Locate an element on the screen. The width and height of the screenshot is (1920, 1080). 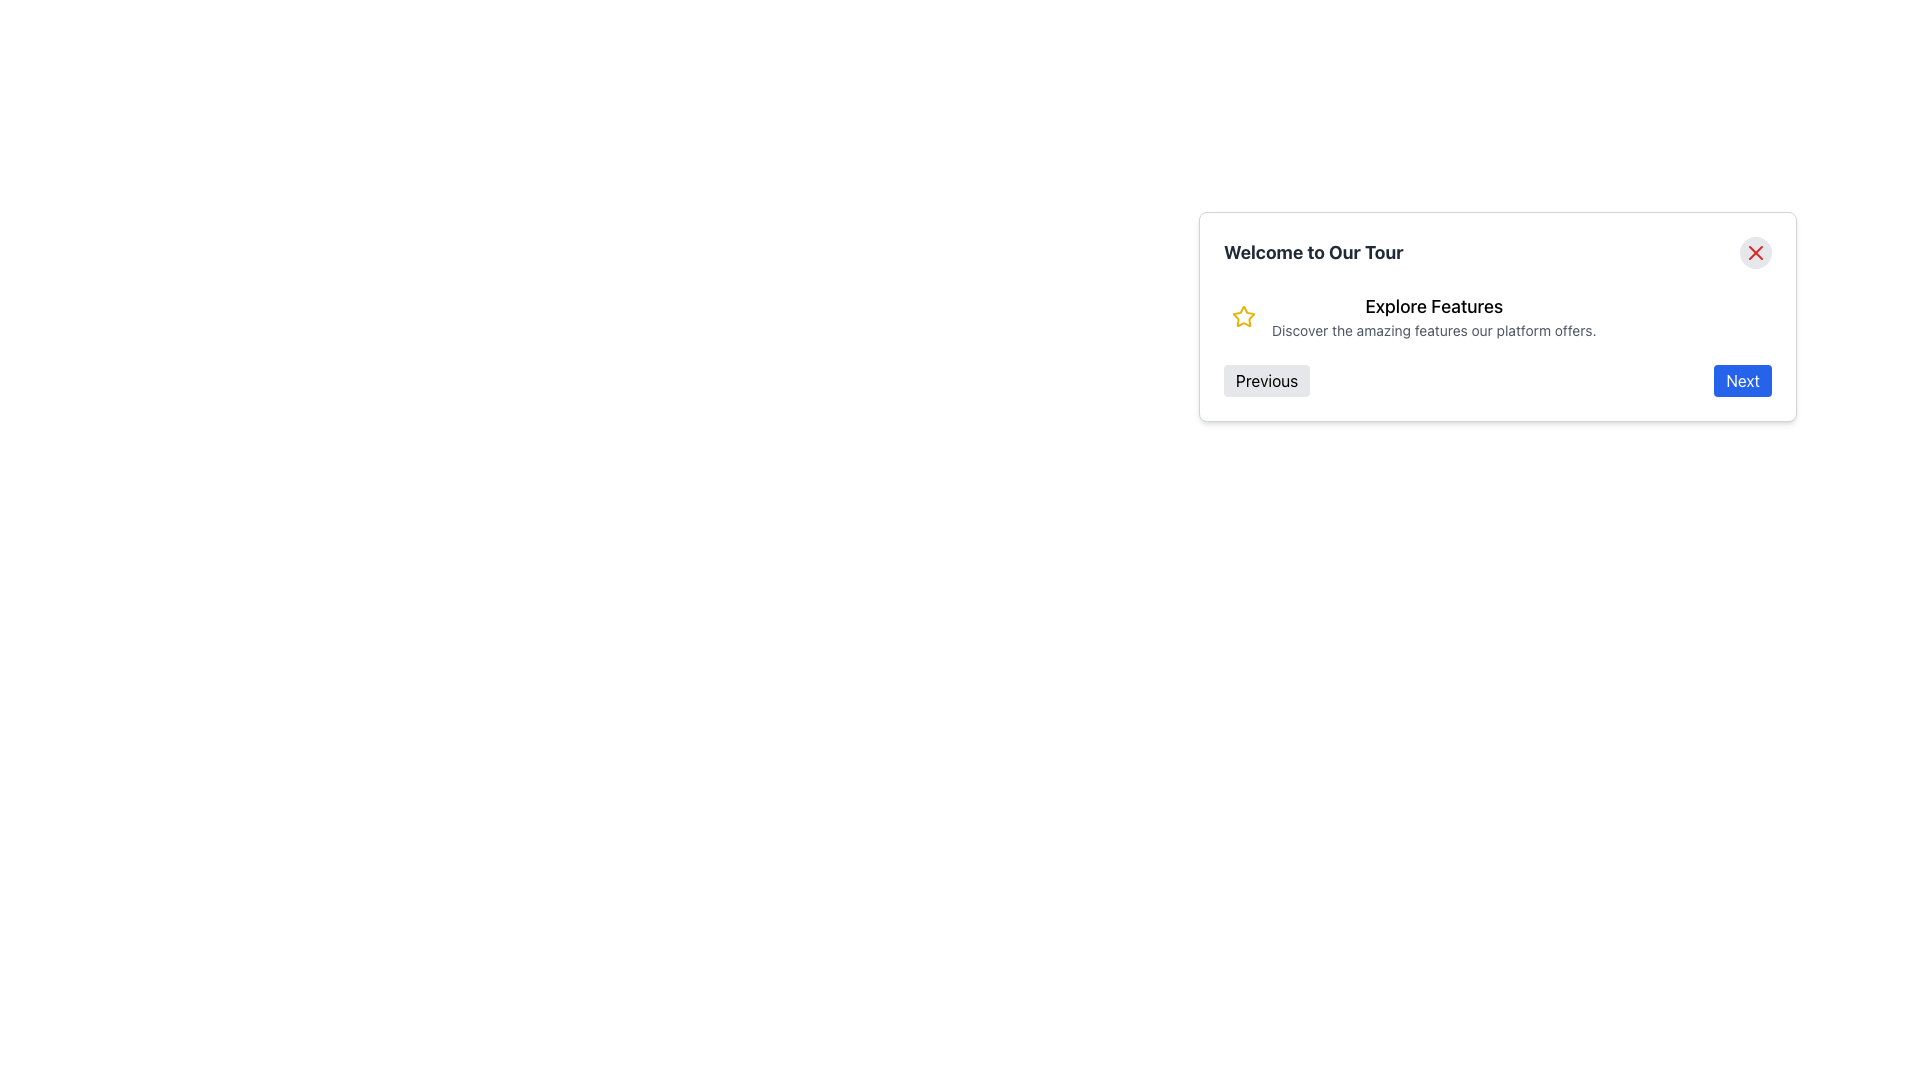
the bold text reading 'Welcome to Our Tour' located at the top of a pop-up modal interface, prominently displayed and to the left of the close button is located at coordinates (1313, 252).